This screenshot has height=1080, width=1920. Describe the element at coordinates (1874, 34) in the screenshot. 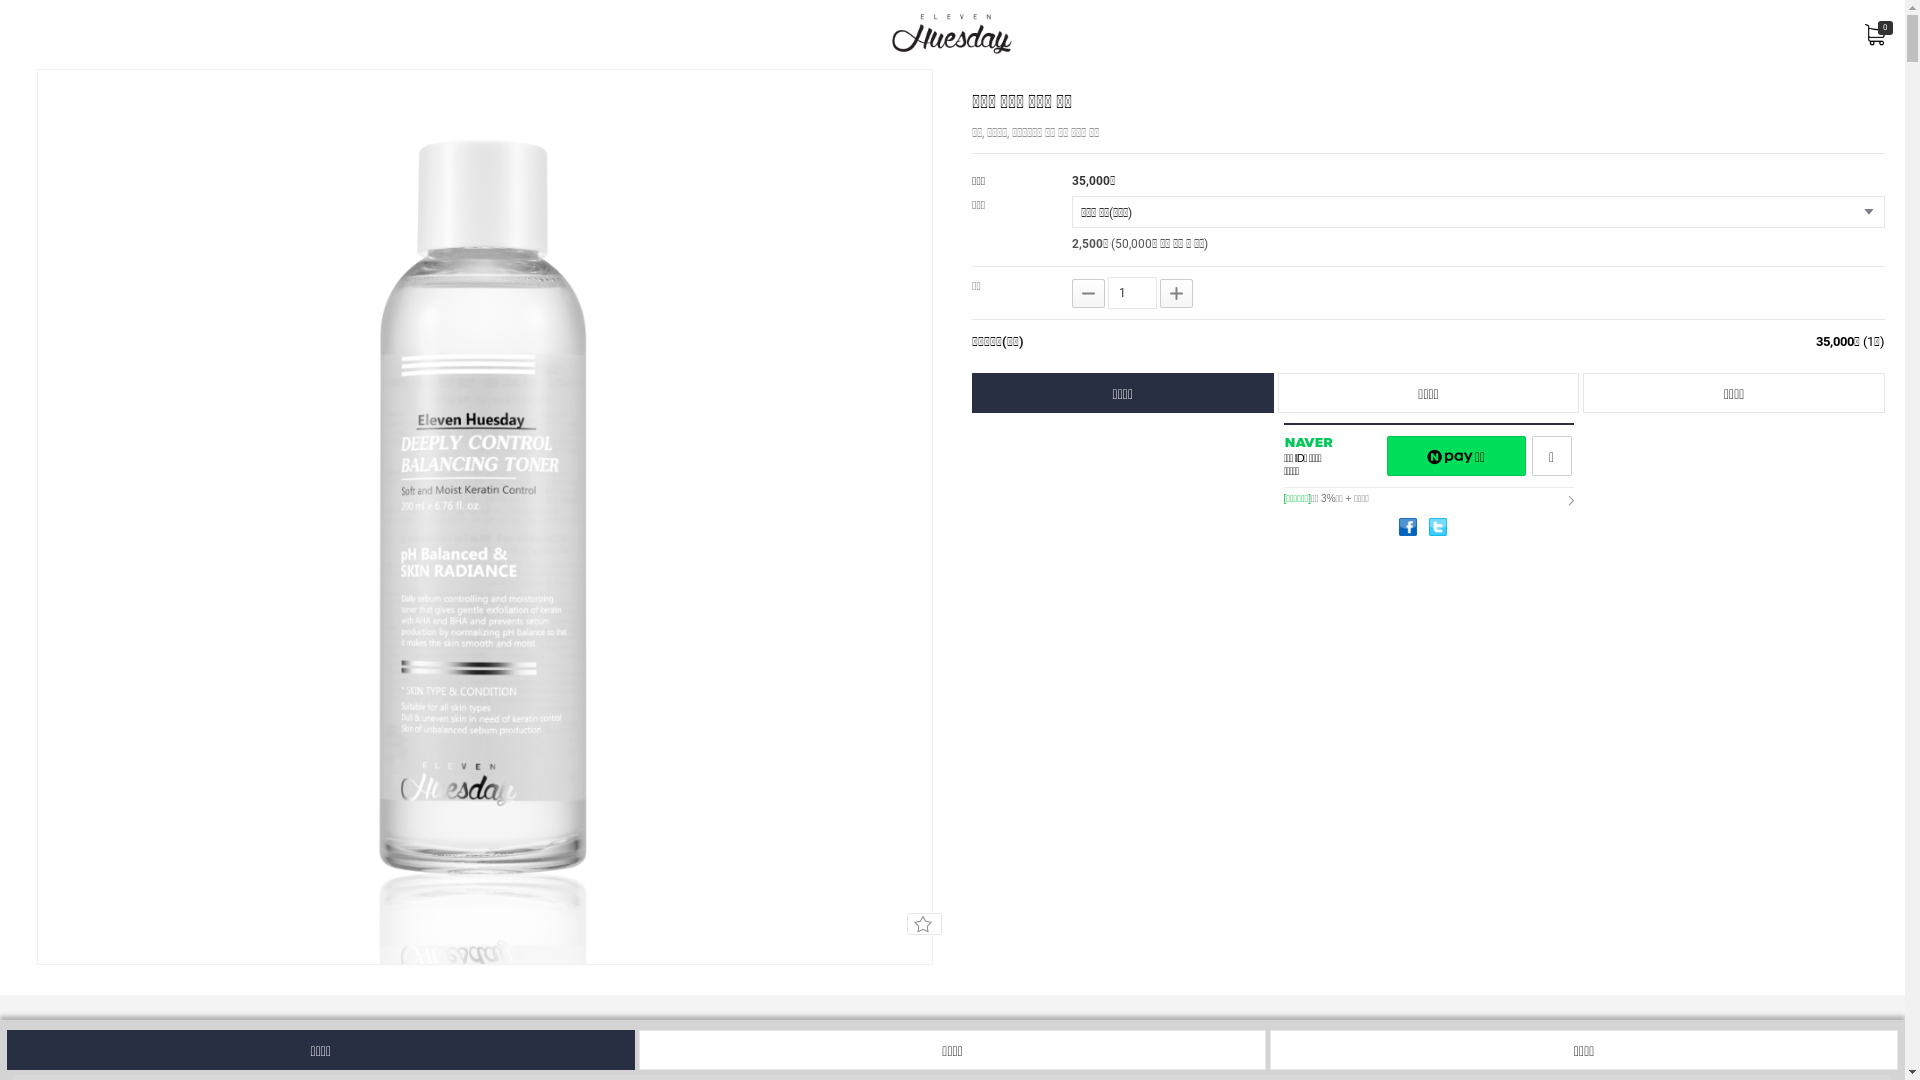

I see `'0'` at that location.